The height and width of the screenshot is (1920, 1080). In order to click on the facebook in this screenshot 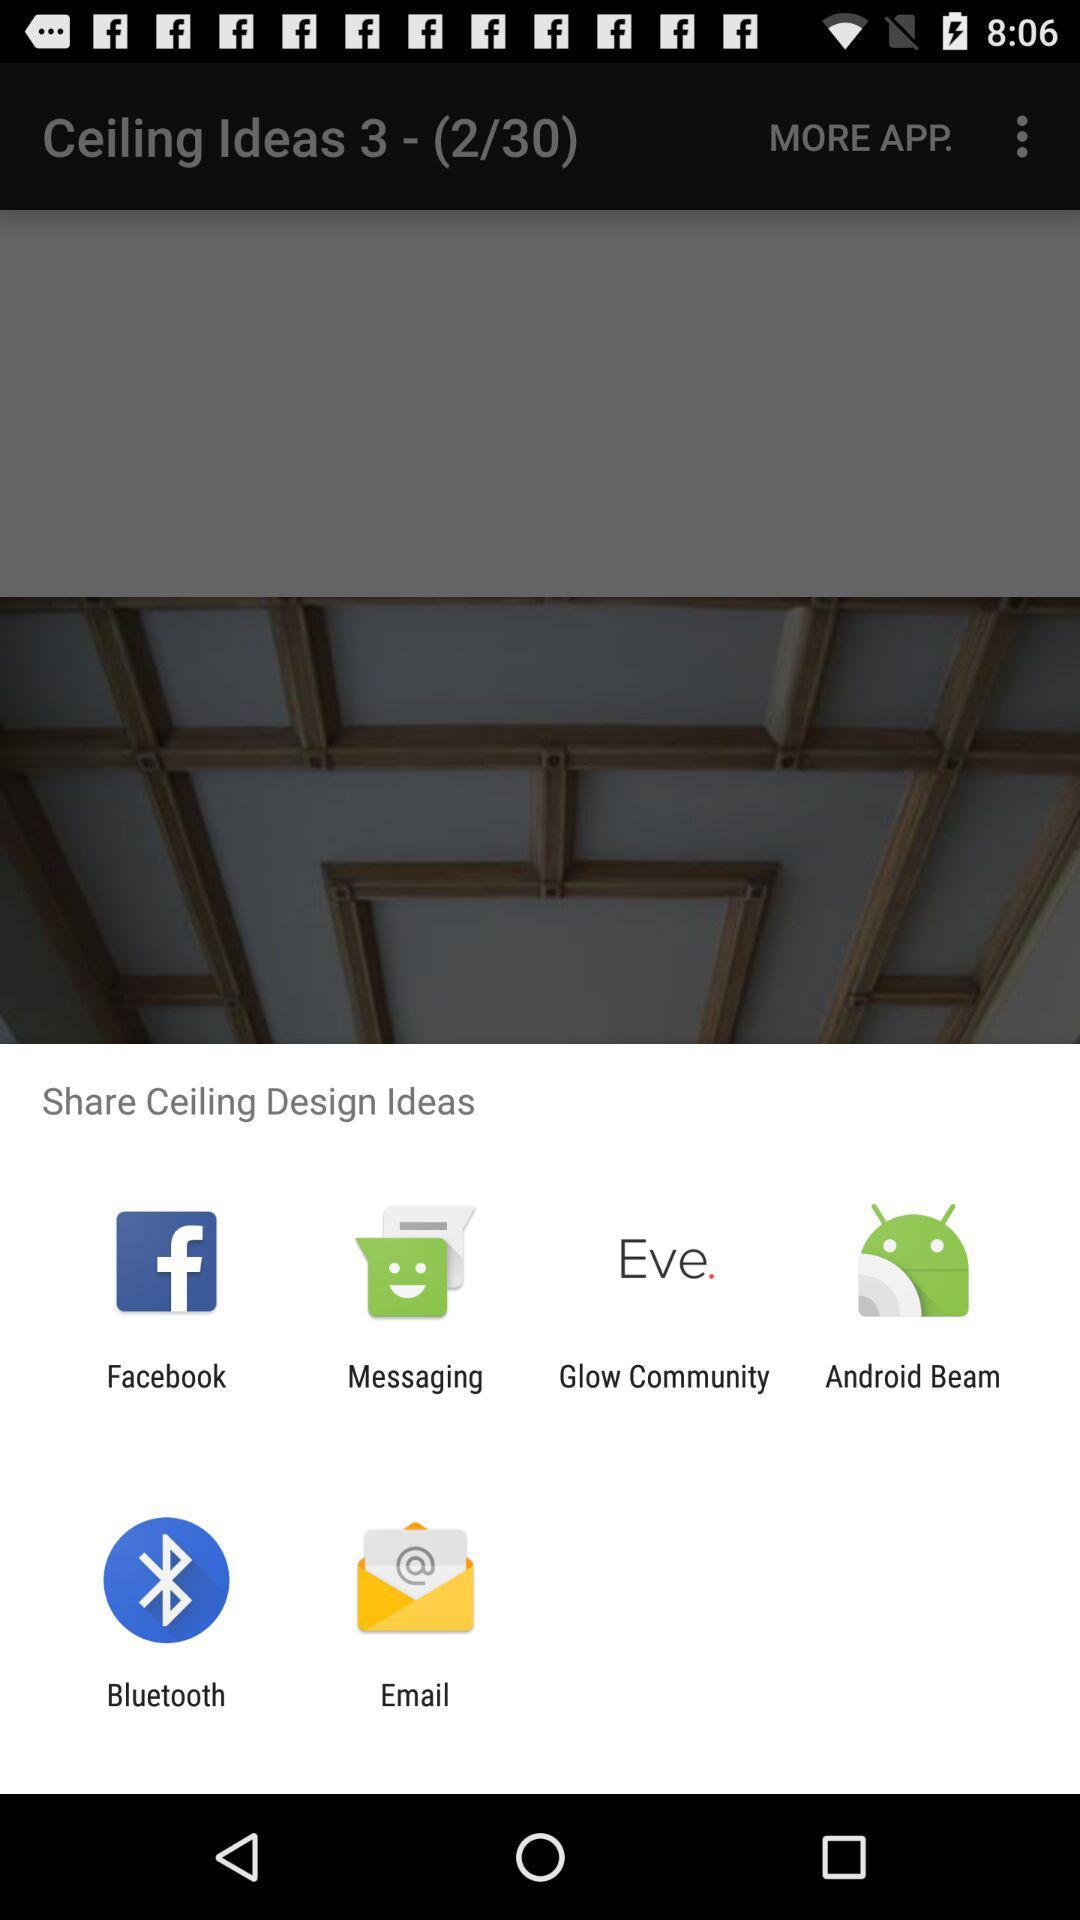, I will do `click(165, 1392)`.